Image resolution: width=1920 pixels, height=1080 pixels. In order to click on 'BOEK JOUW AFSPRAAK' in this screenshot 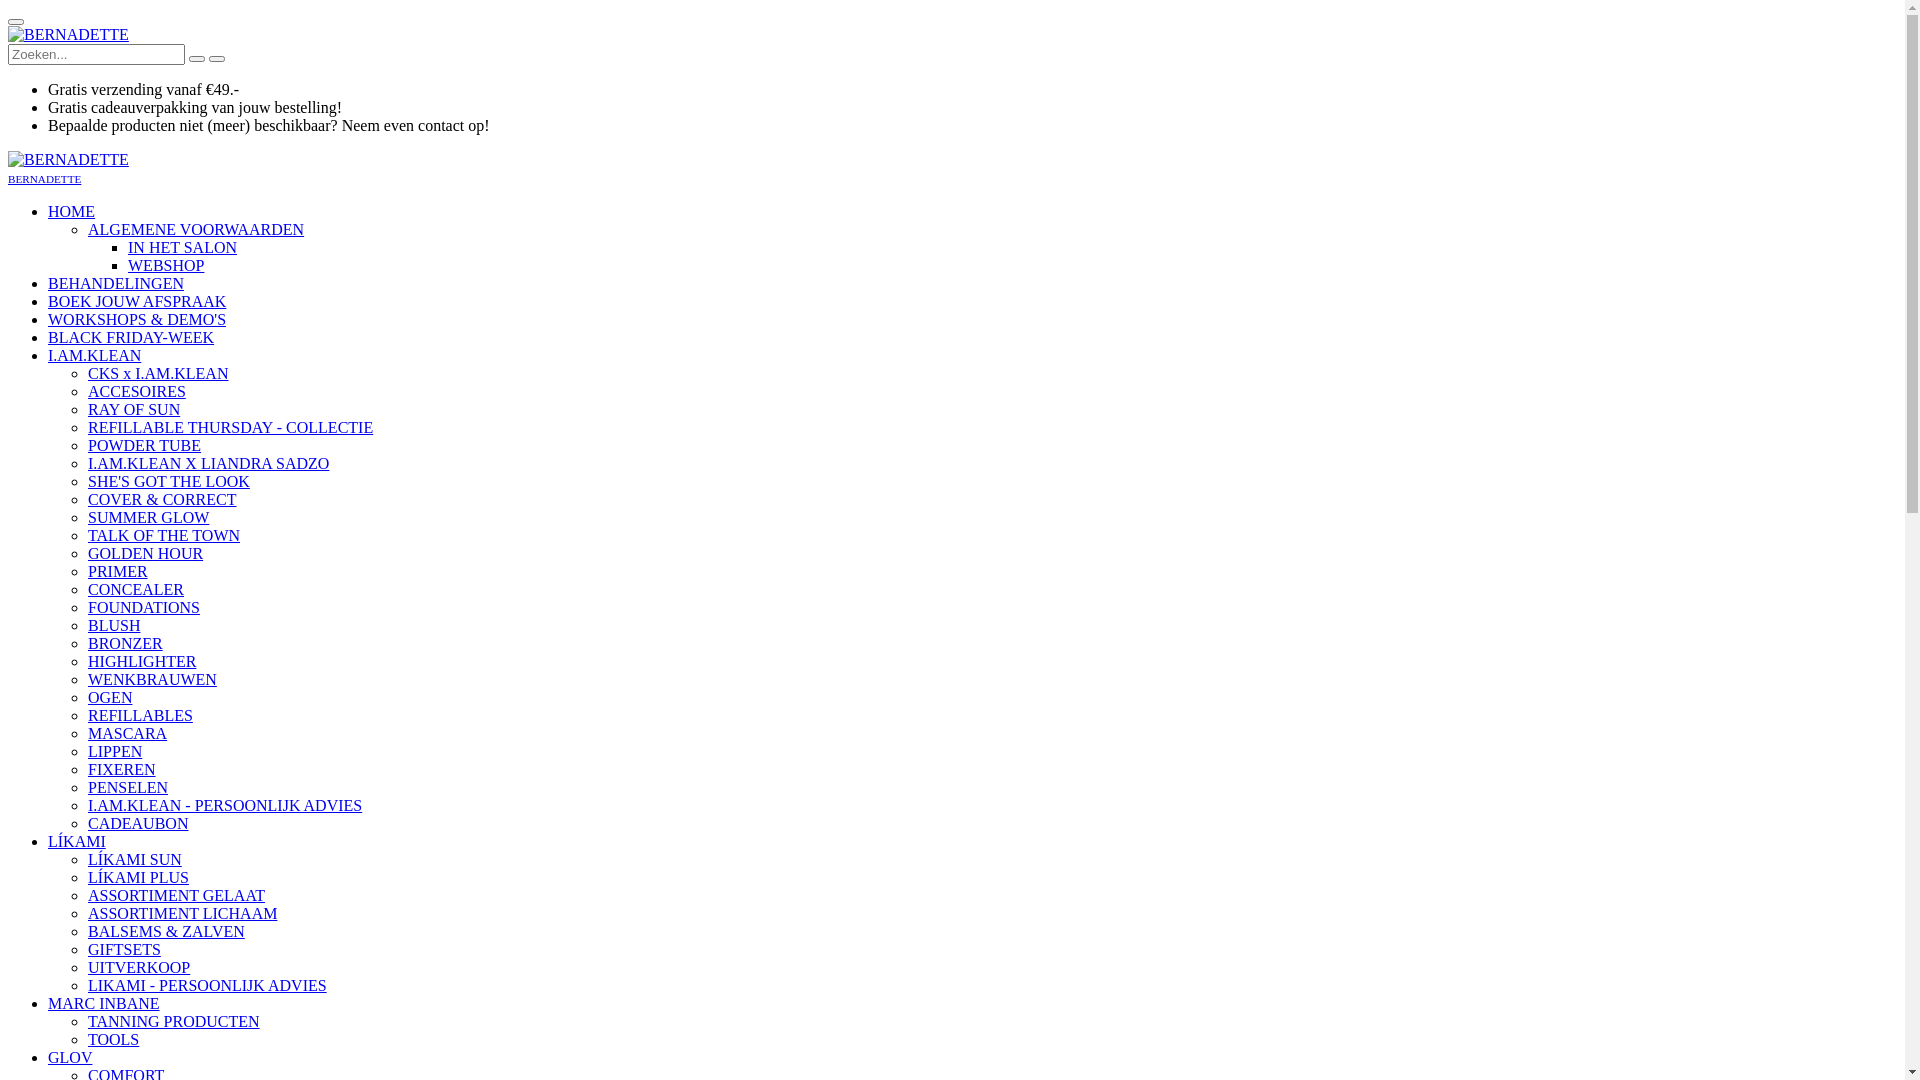, I will do `click(136, 301)`.